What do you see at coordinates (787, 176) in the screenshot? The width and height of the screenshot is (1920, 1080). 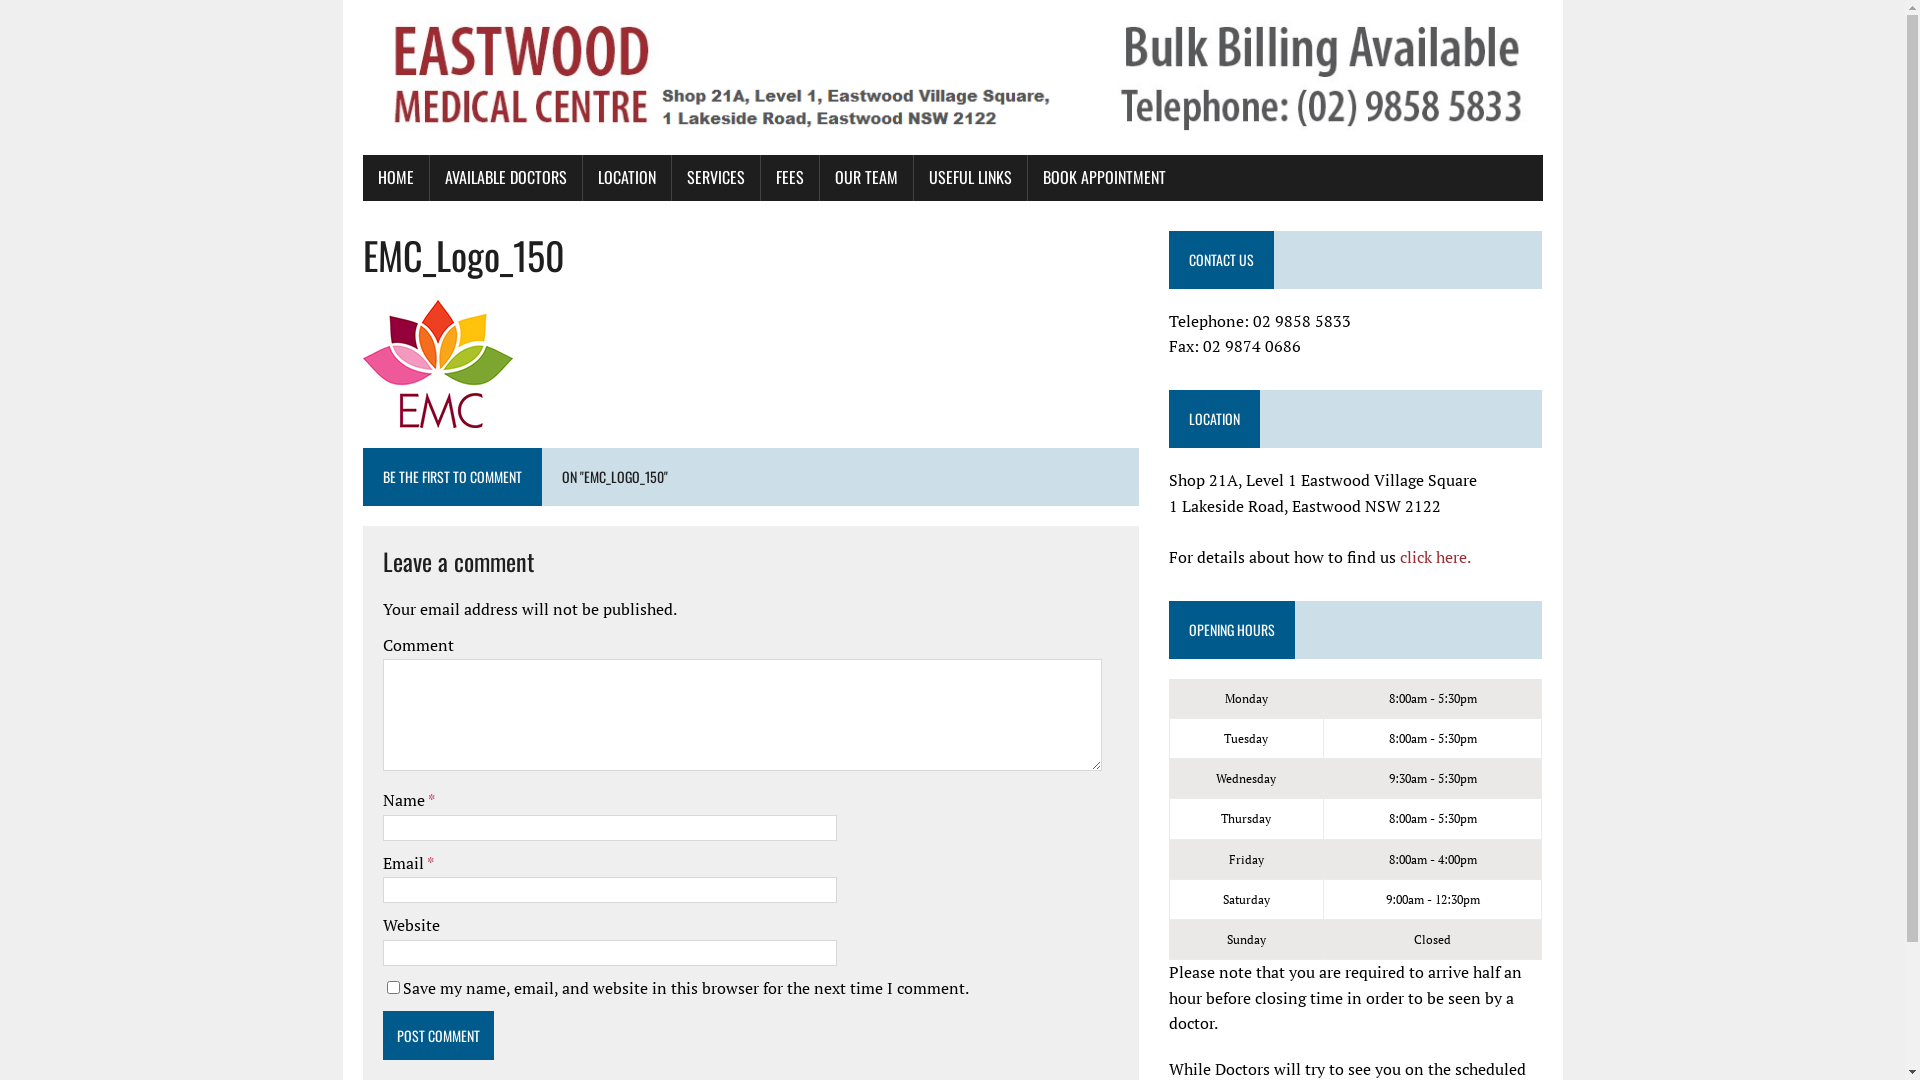 I see `'FEES'` at bounding box center [787, 176].